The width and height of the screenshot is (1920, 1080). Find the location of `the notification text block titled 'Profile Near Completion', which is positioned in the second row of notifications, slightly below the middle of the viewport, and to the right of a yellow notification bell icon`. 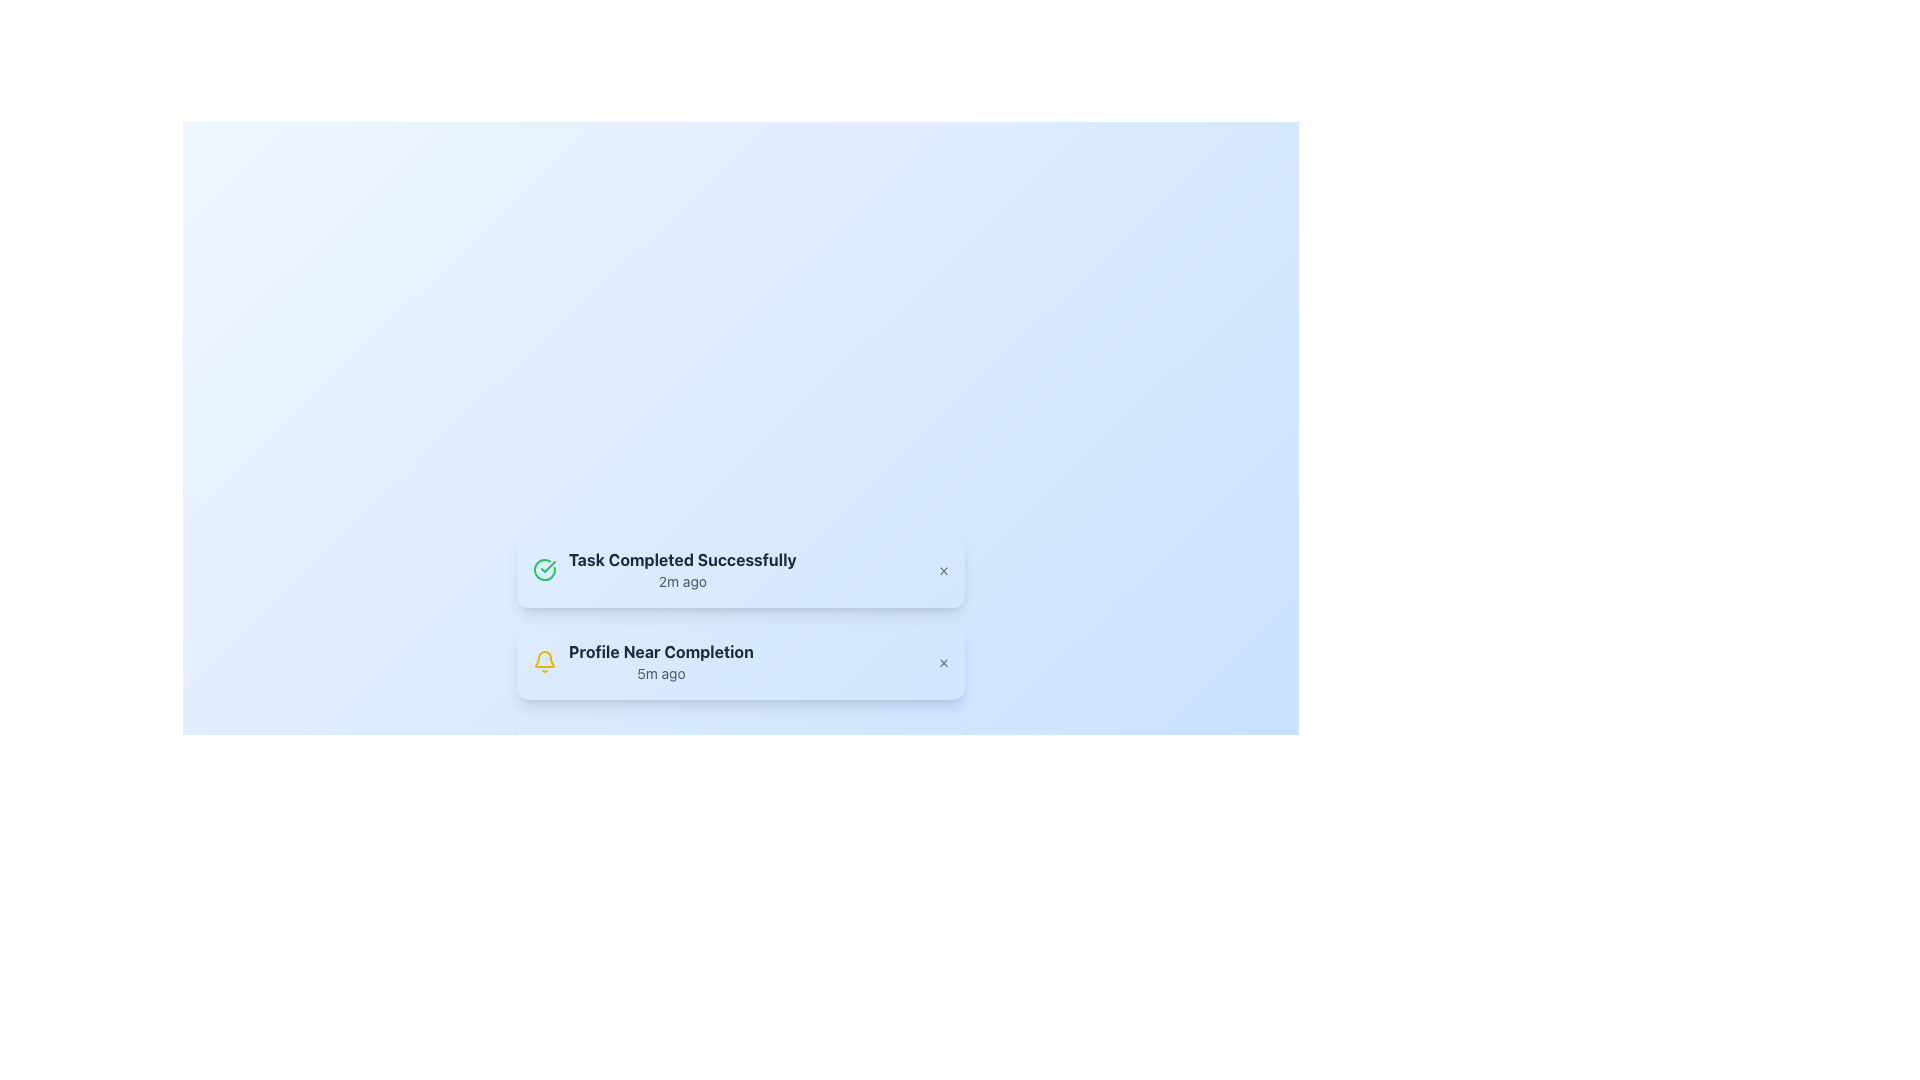

the notification text block titled 'Profile Near Completion', which is positioned in the second row of notifications, slightly below the middle of the viewport, and to the right of a yellow notification bell icon is located at coordinates (661, 662).